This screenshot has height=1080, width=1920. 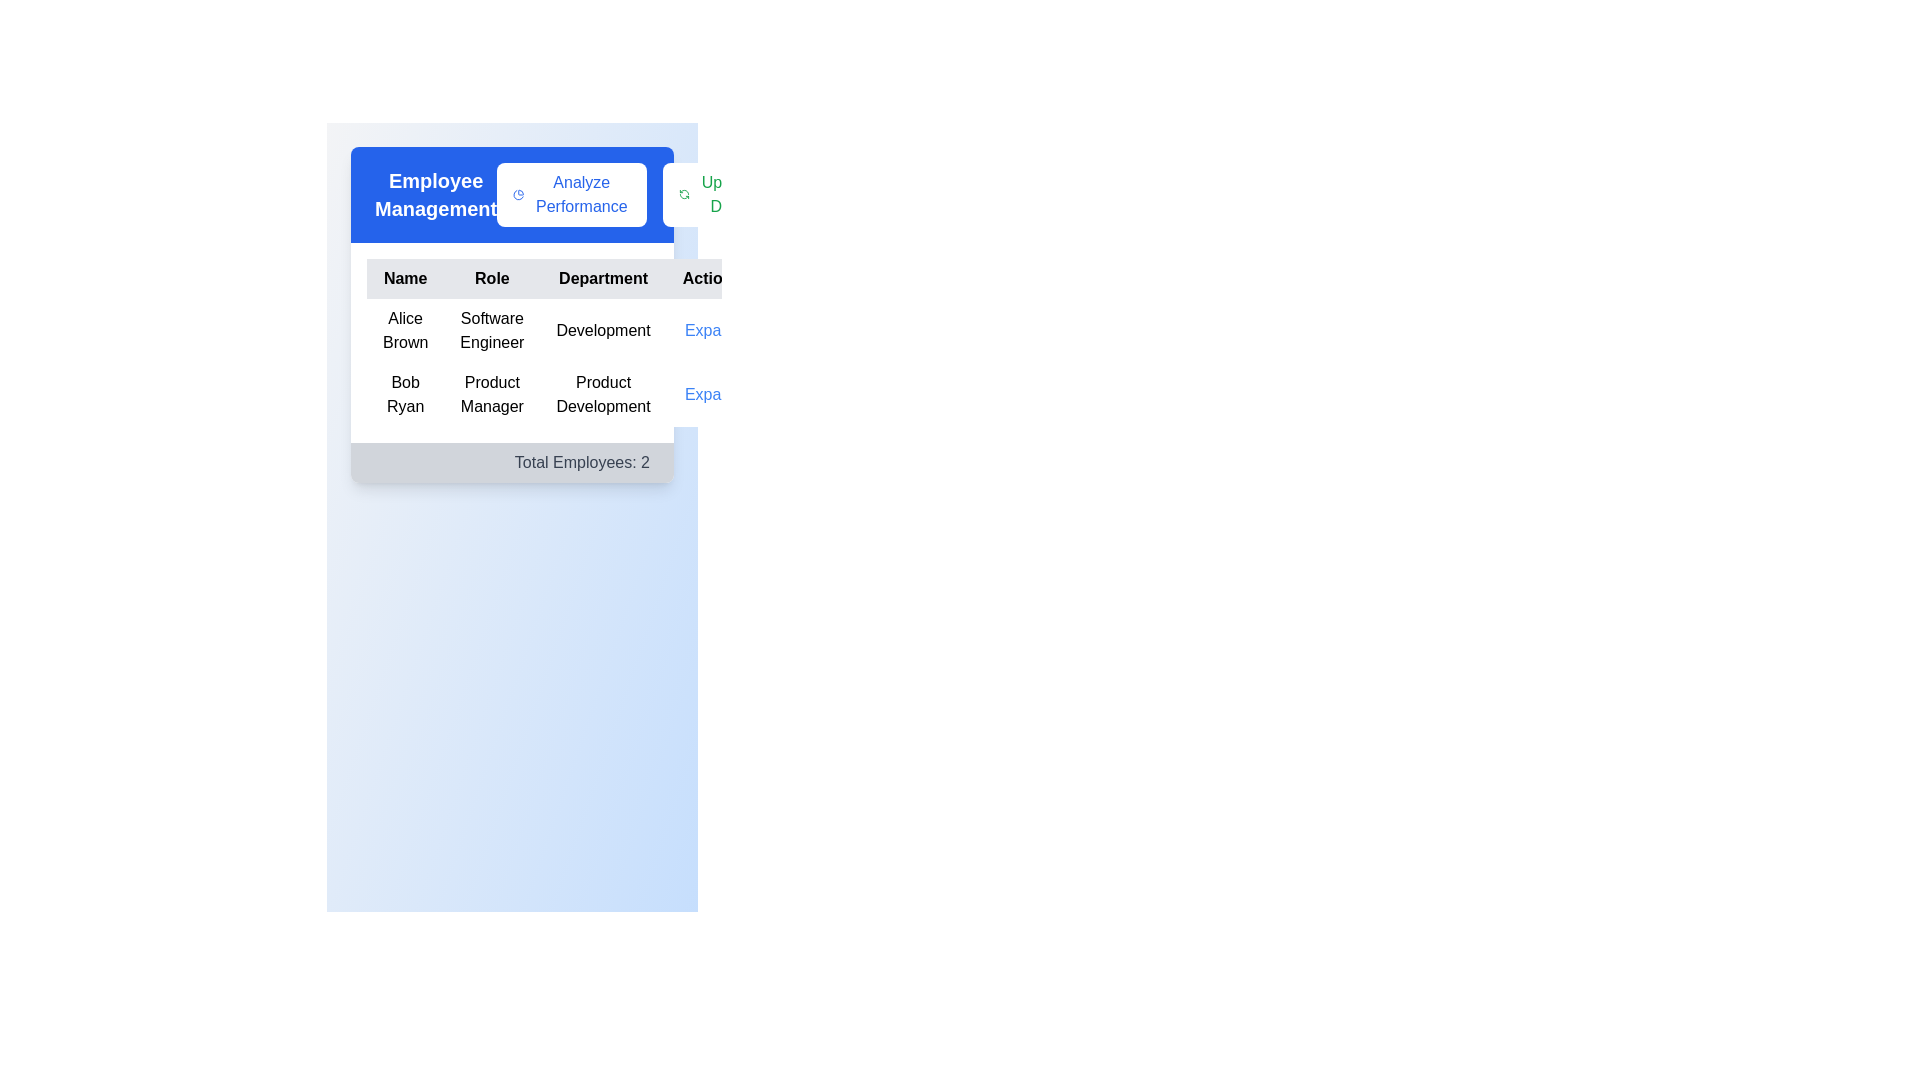 I want to click on the 'Role' column header in the table, which is the second header in a row of horizontally aligned headers, so click(x=492, y=278).